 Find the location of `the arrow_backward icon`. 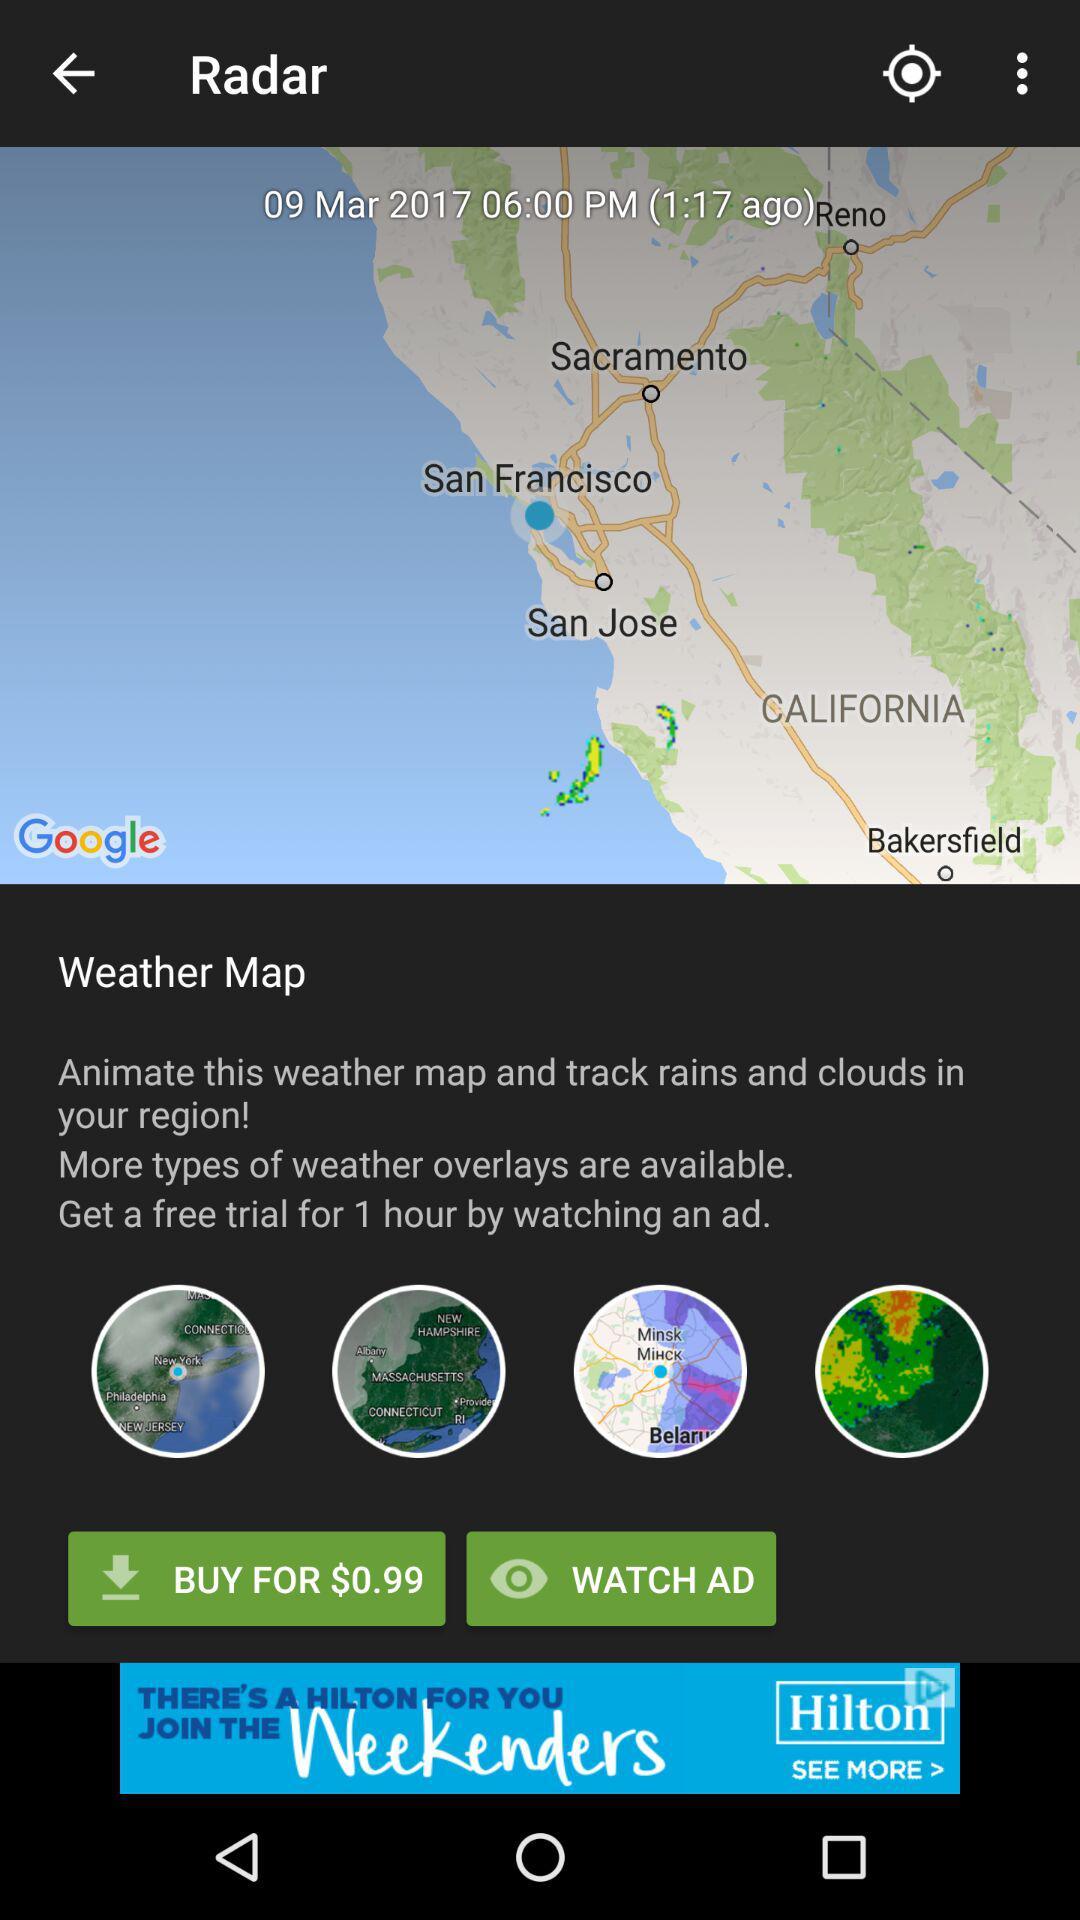

the arrow_backward icon is located at coordinates (55, 56).